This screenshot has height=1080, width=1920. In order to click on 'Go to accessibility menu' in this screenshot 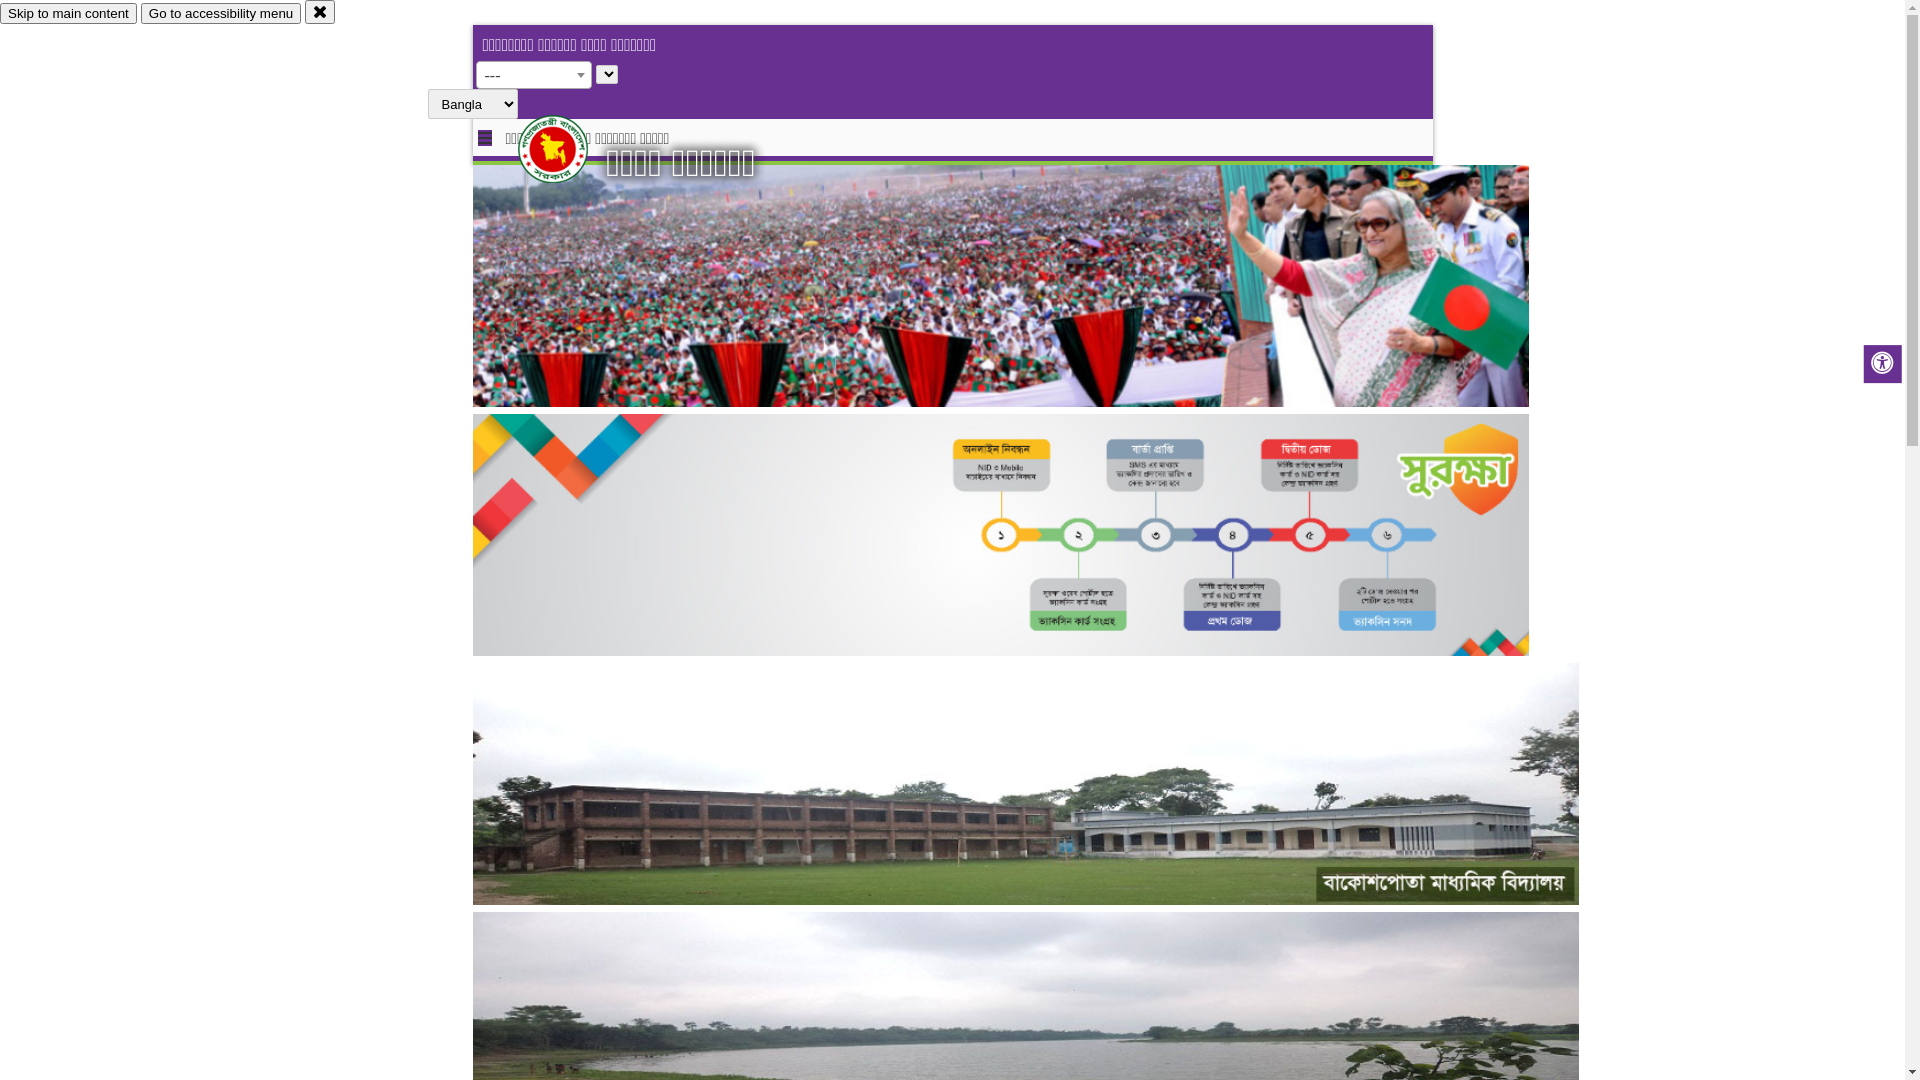, I will do `click(220, 13)`.